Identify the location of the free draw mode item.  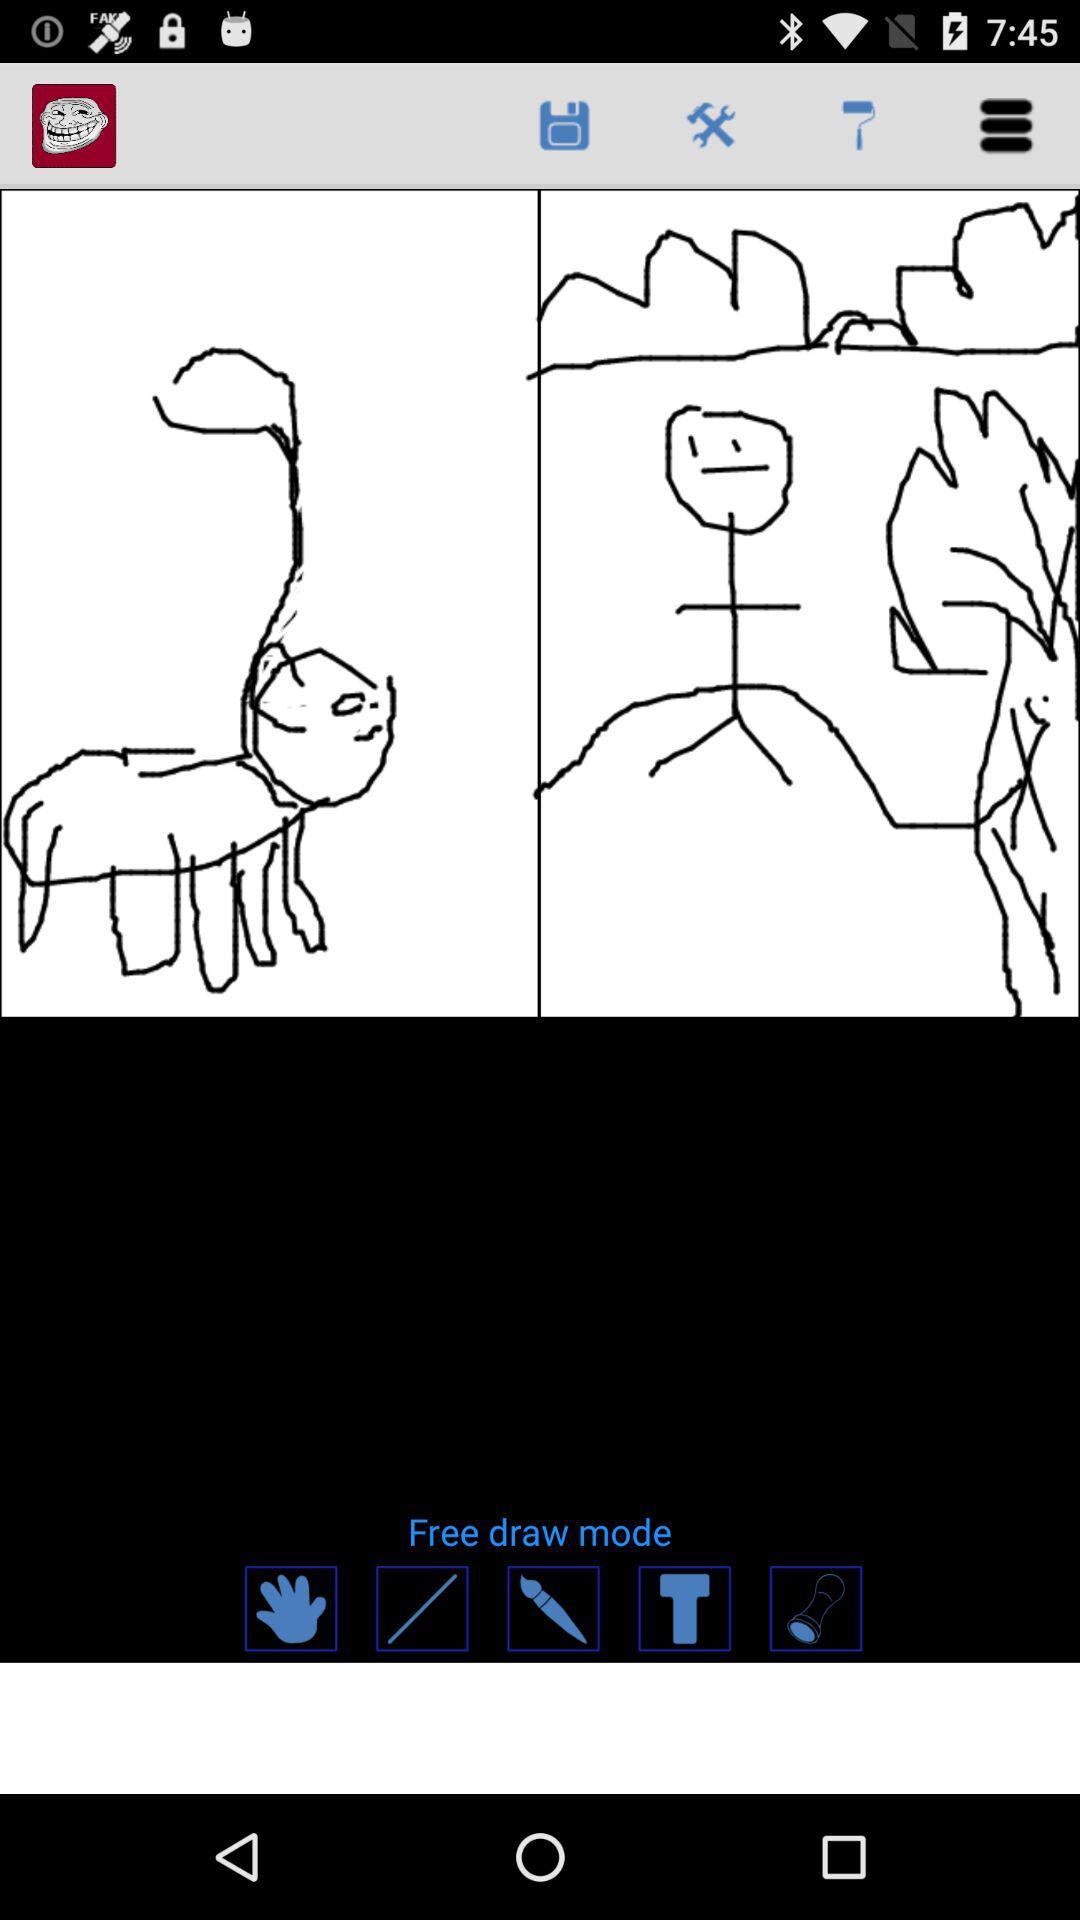
(540, 1530).